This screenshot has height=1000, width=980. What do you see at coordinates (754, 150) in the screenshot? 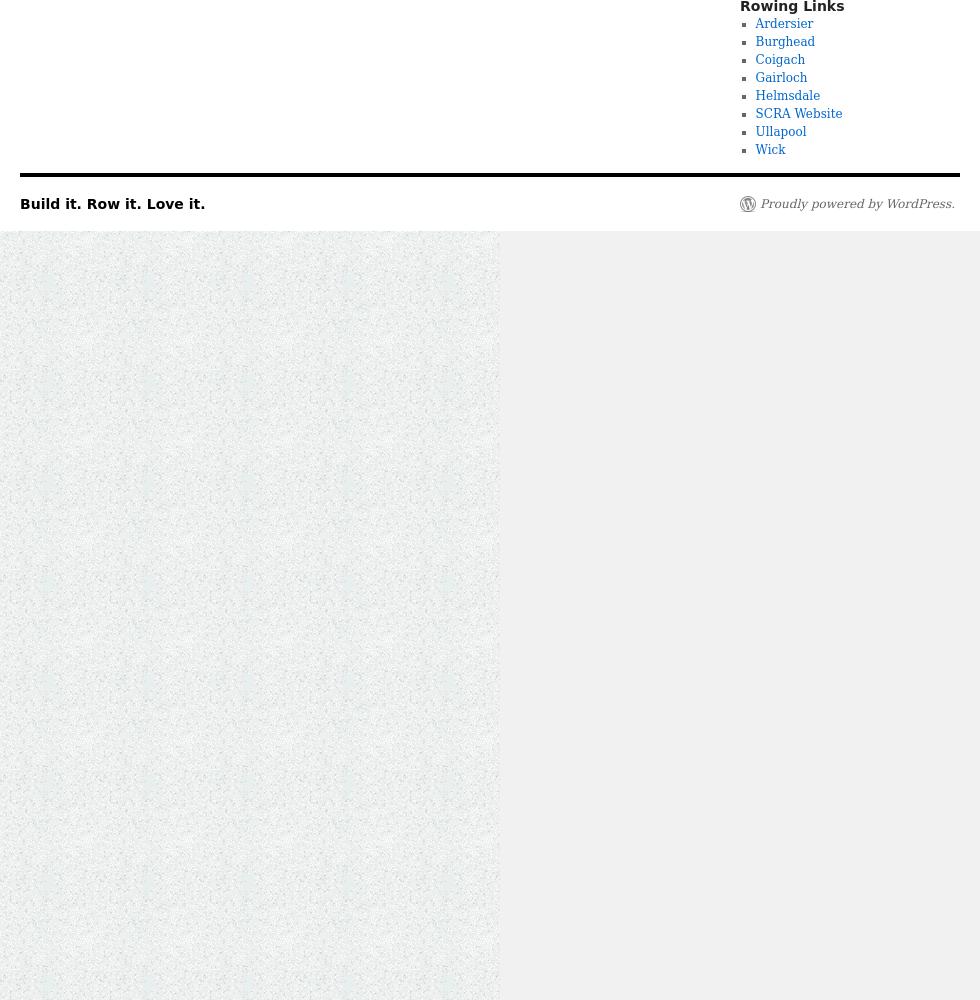
I see `'Wick'` at bounding box center [754, 150].